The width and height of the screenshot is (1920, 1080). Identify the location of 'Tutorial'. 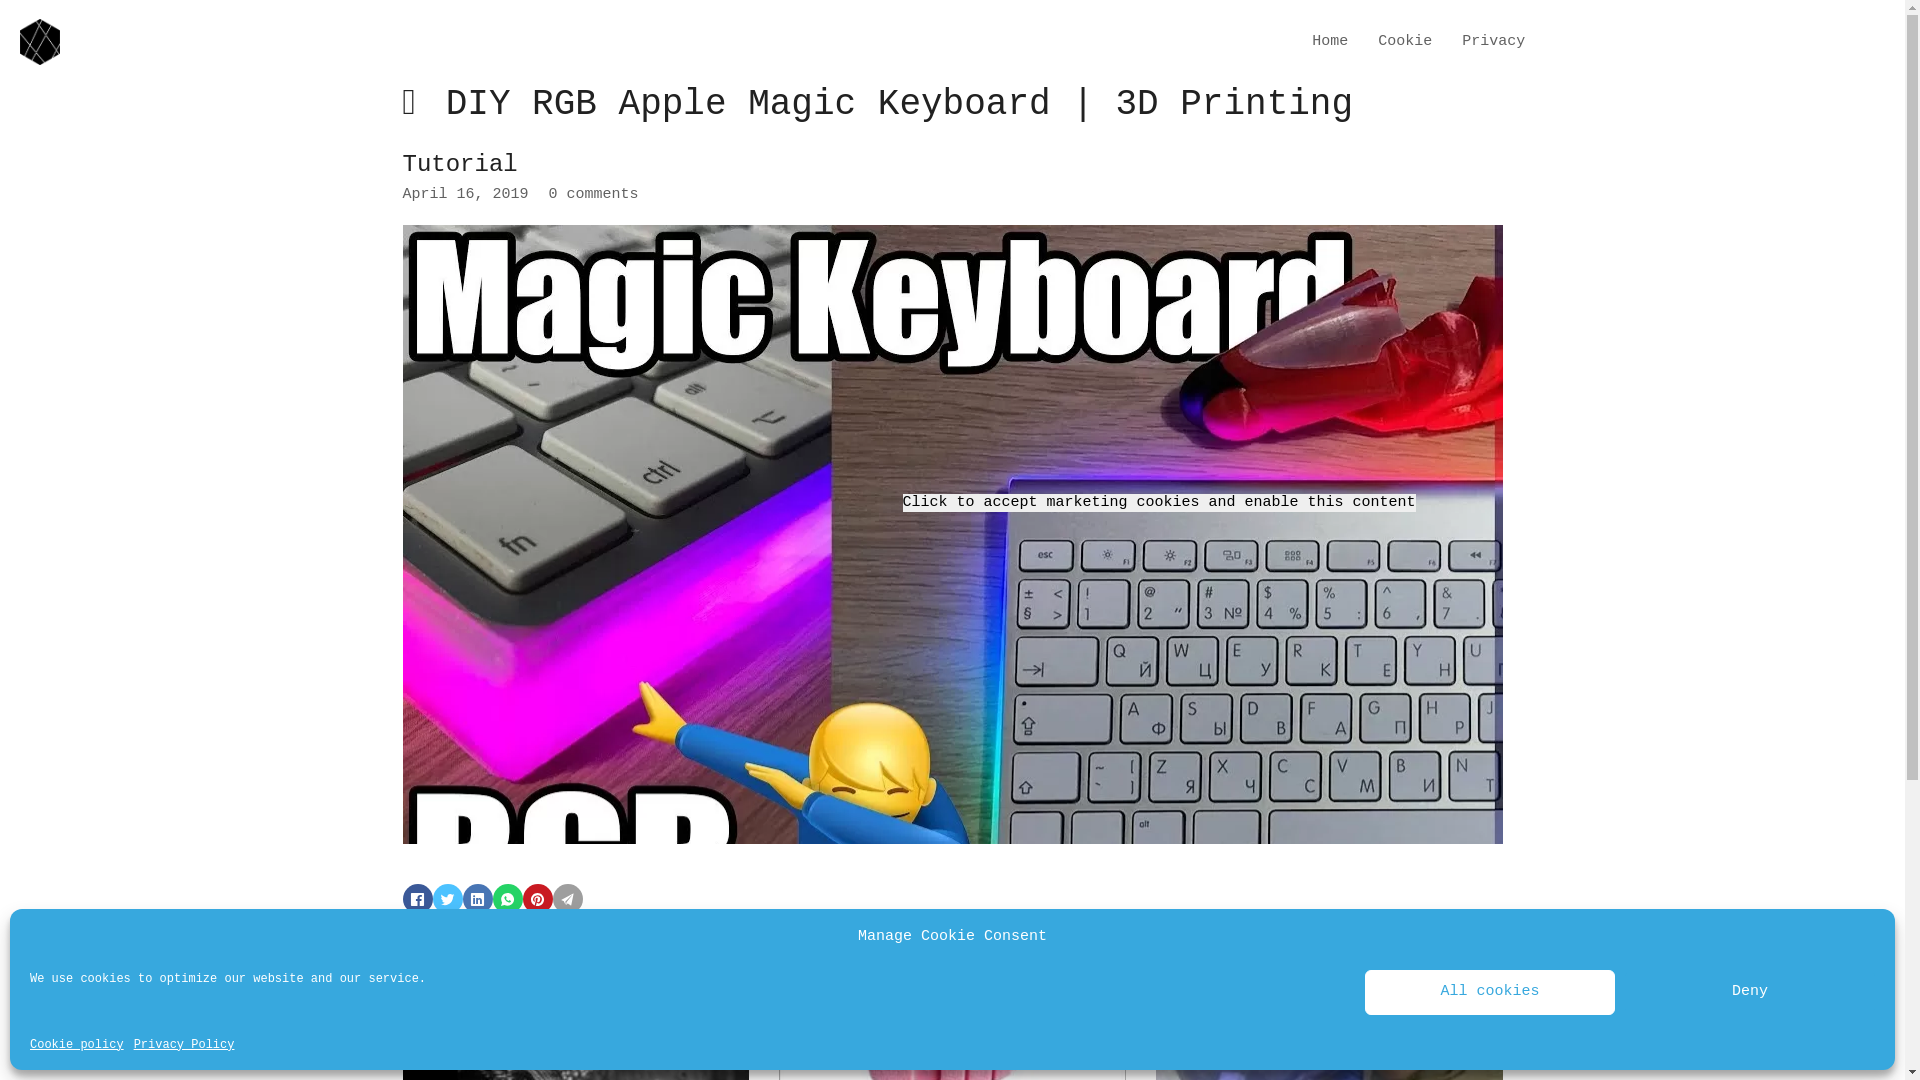
(458, 163).